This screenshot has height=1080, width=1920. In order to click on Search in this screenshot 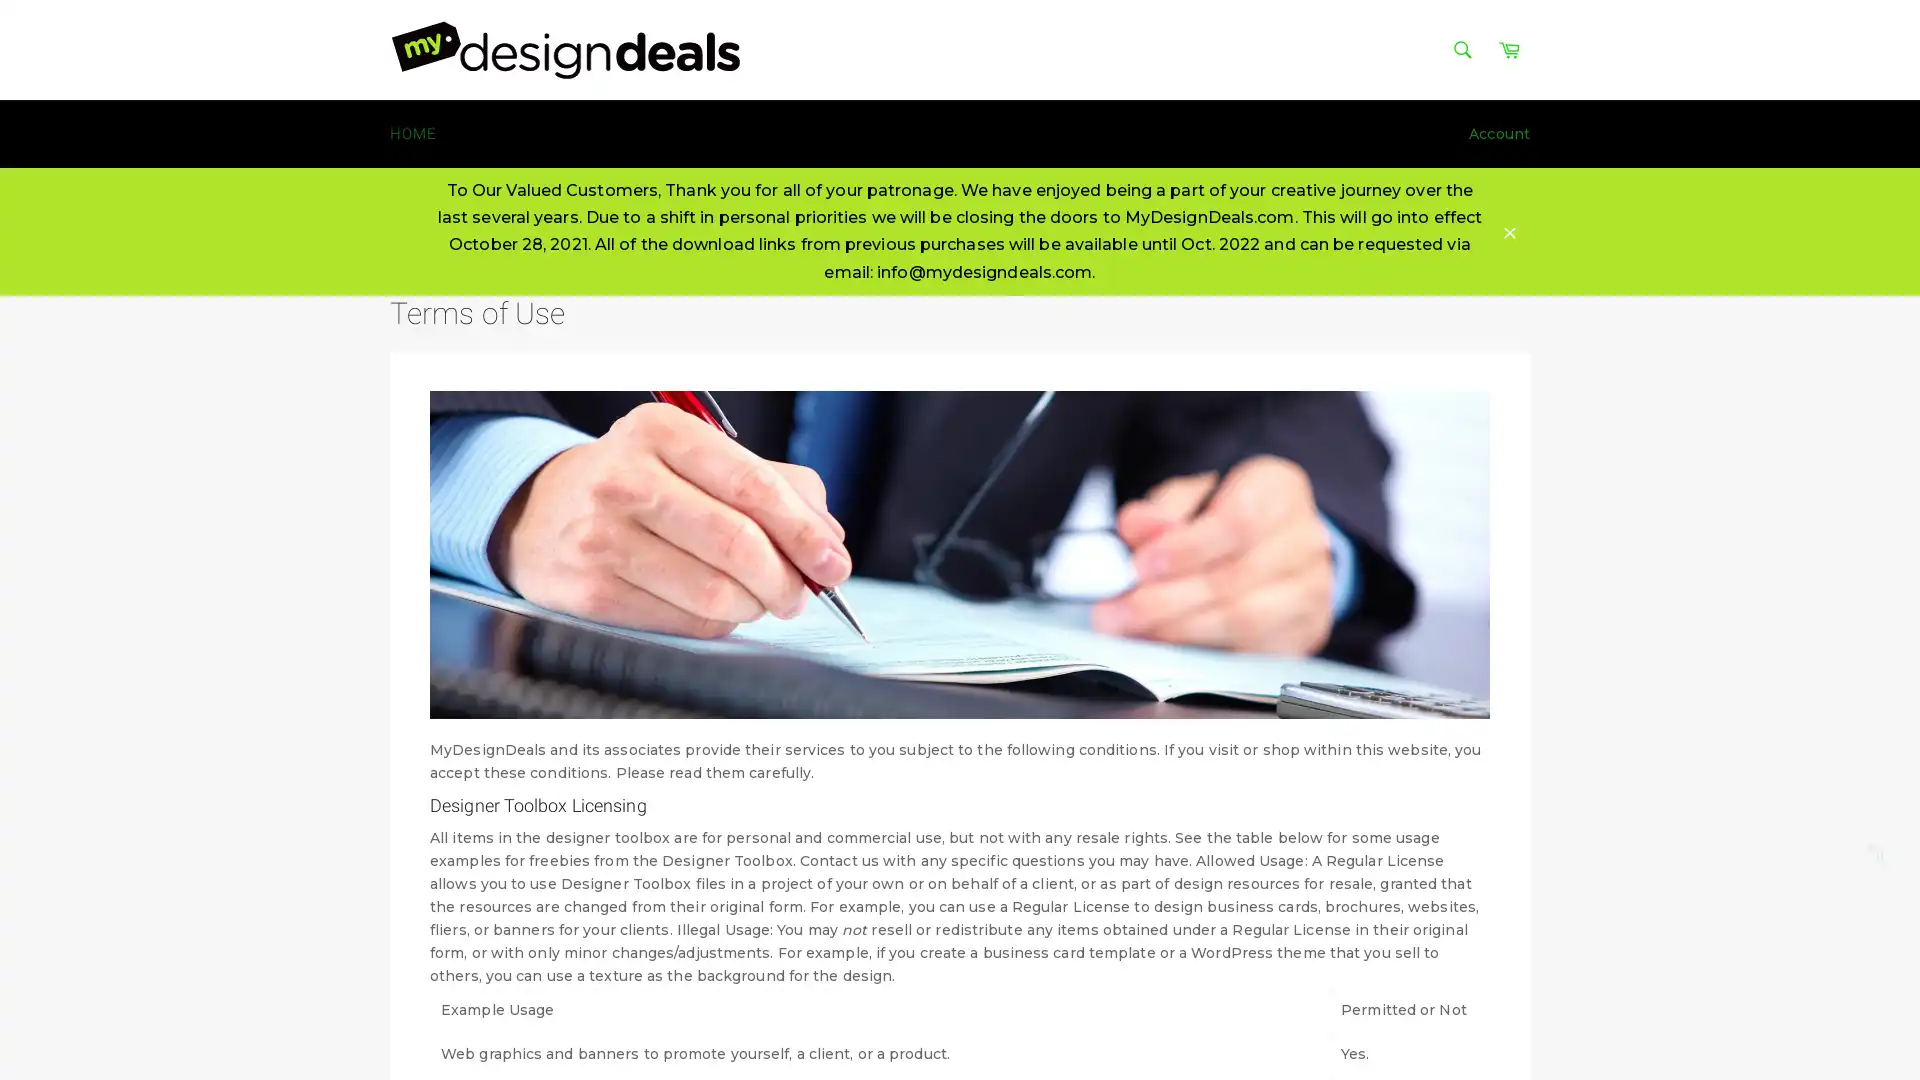, I will do `click(1462, 49)`.